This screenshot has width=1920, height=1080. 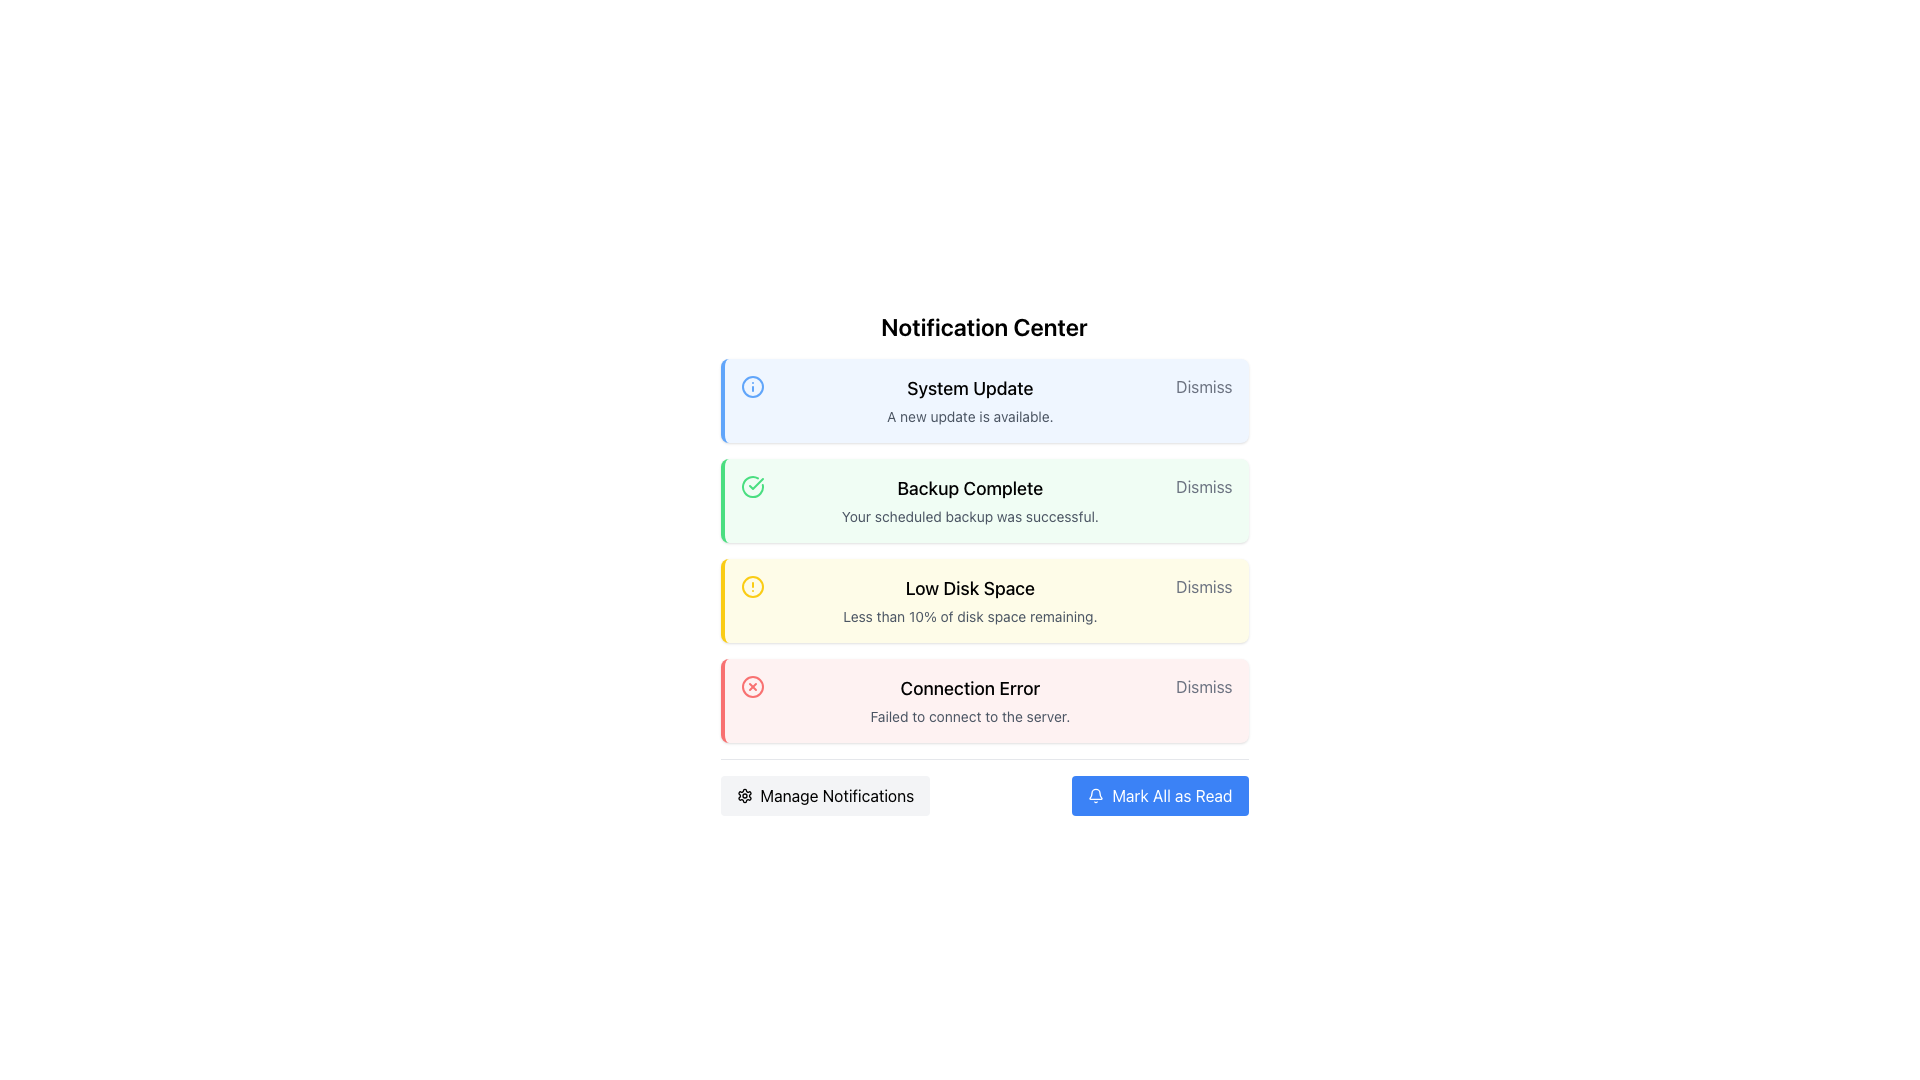 I want to click on the 'Low Disk Space' notification icon located at the left edge of the notification card, so click(x=751, y=585).